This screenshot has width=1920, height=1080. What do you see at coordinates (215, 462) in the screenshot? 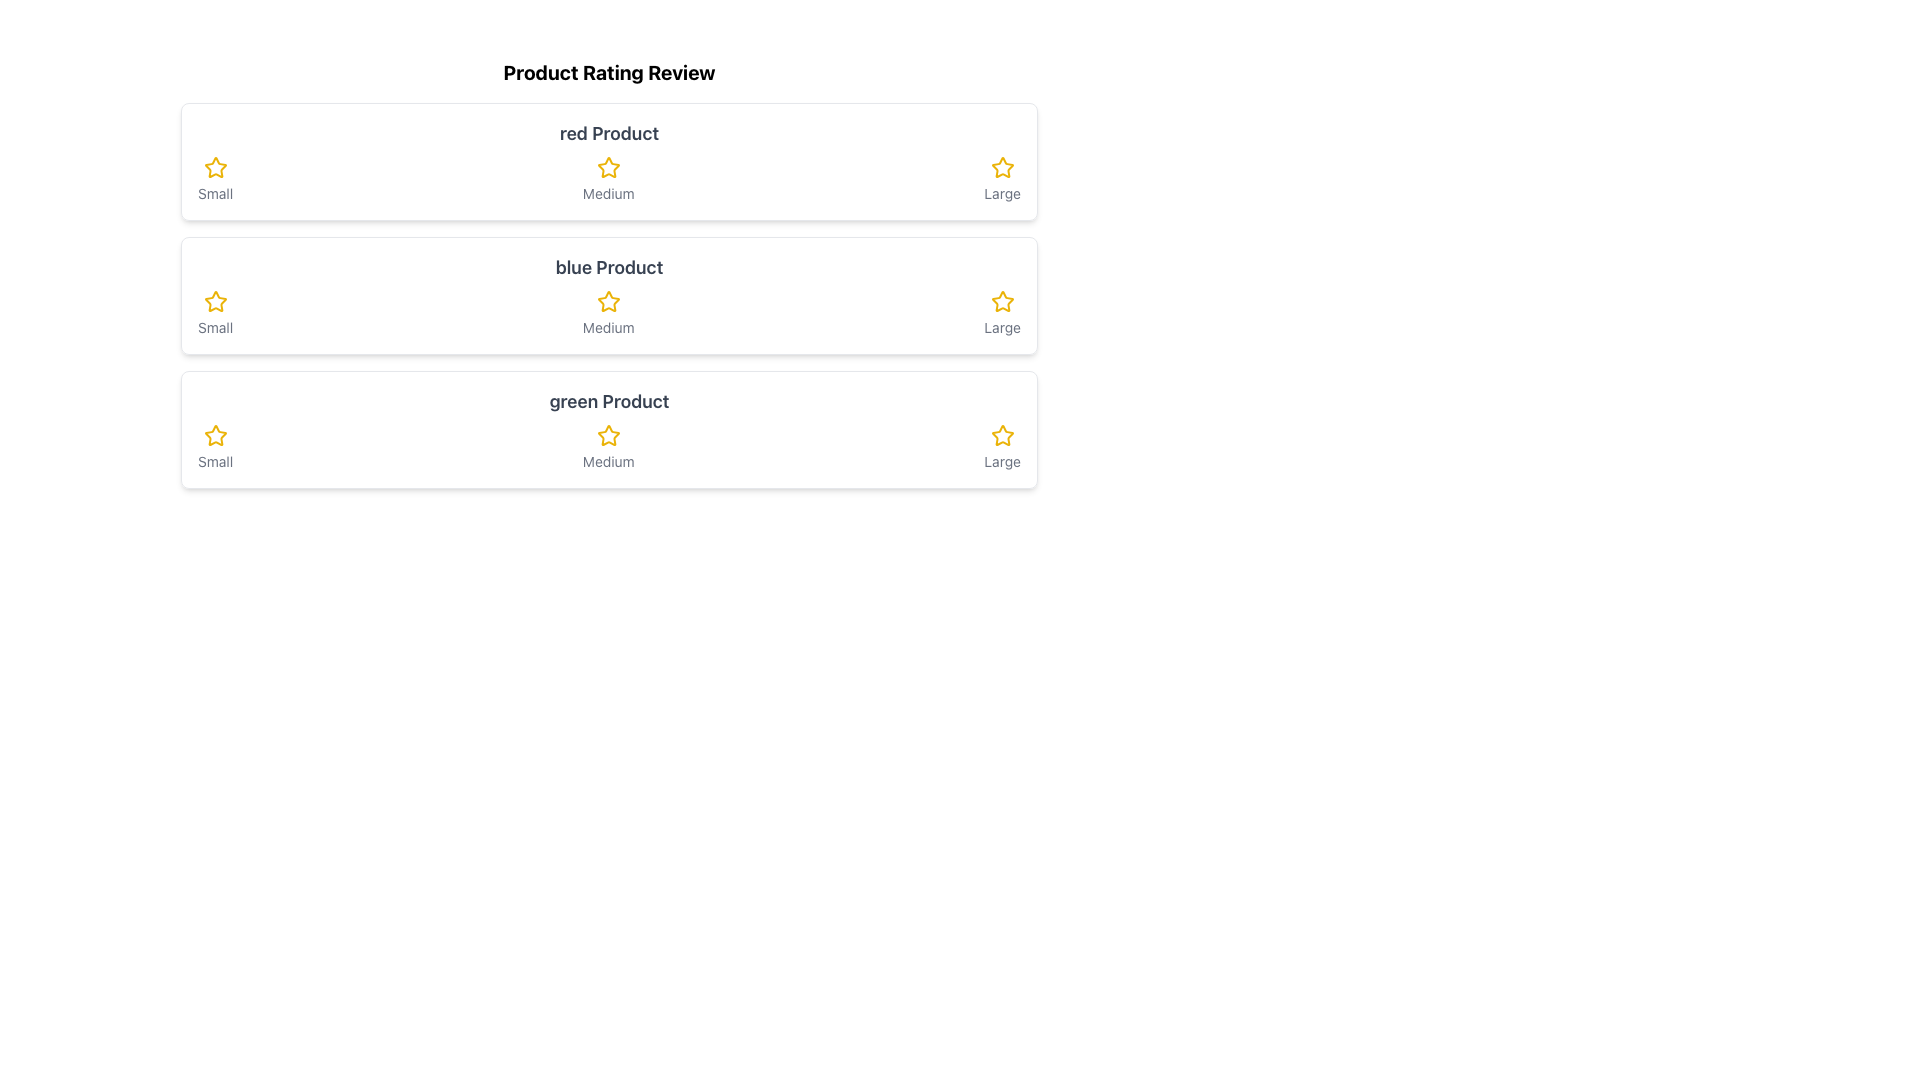
I see `the 'Small' size rating text label for the 'green Product' review, which is the third 'Small' label positioned below the yellow star icon and to the left of the 'Medium' and 'Large' options` at bounding box center [215, 462].